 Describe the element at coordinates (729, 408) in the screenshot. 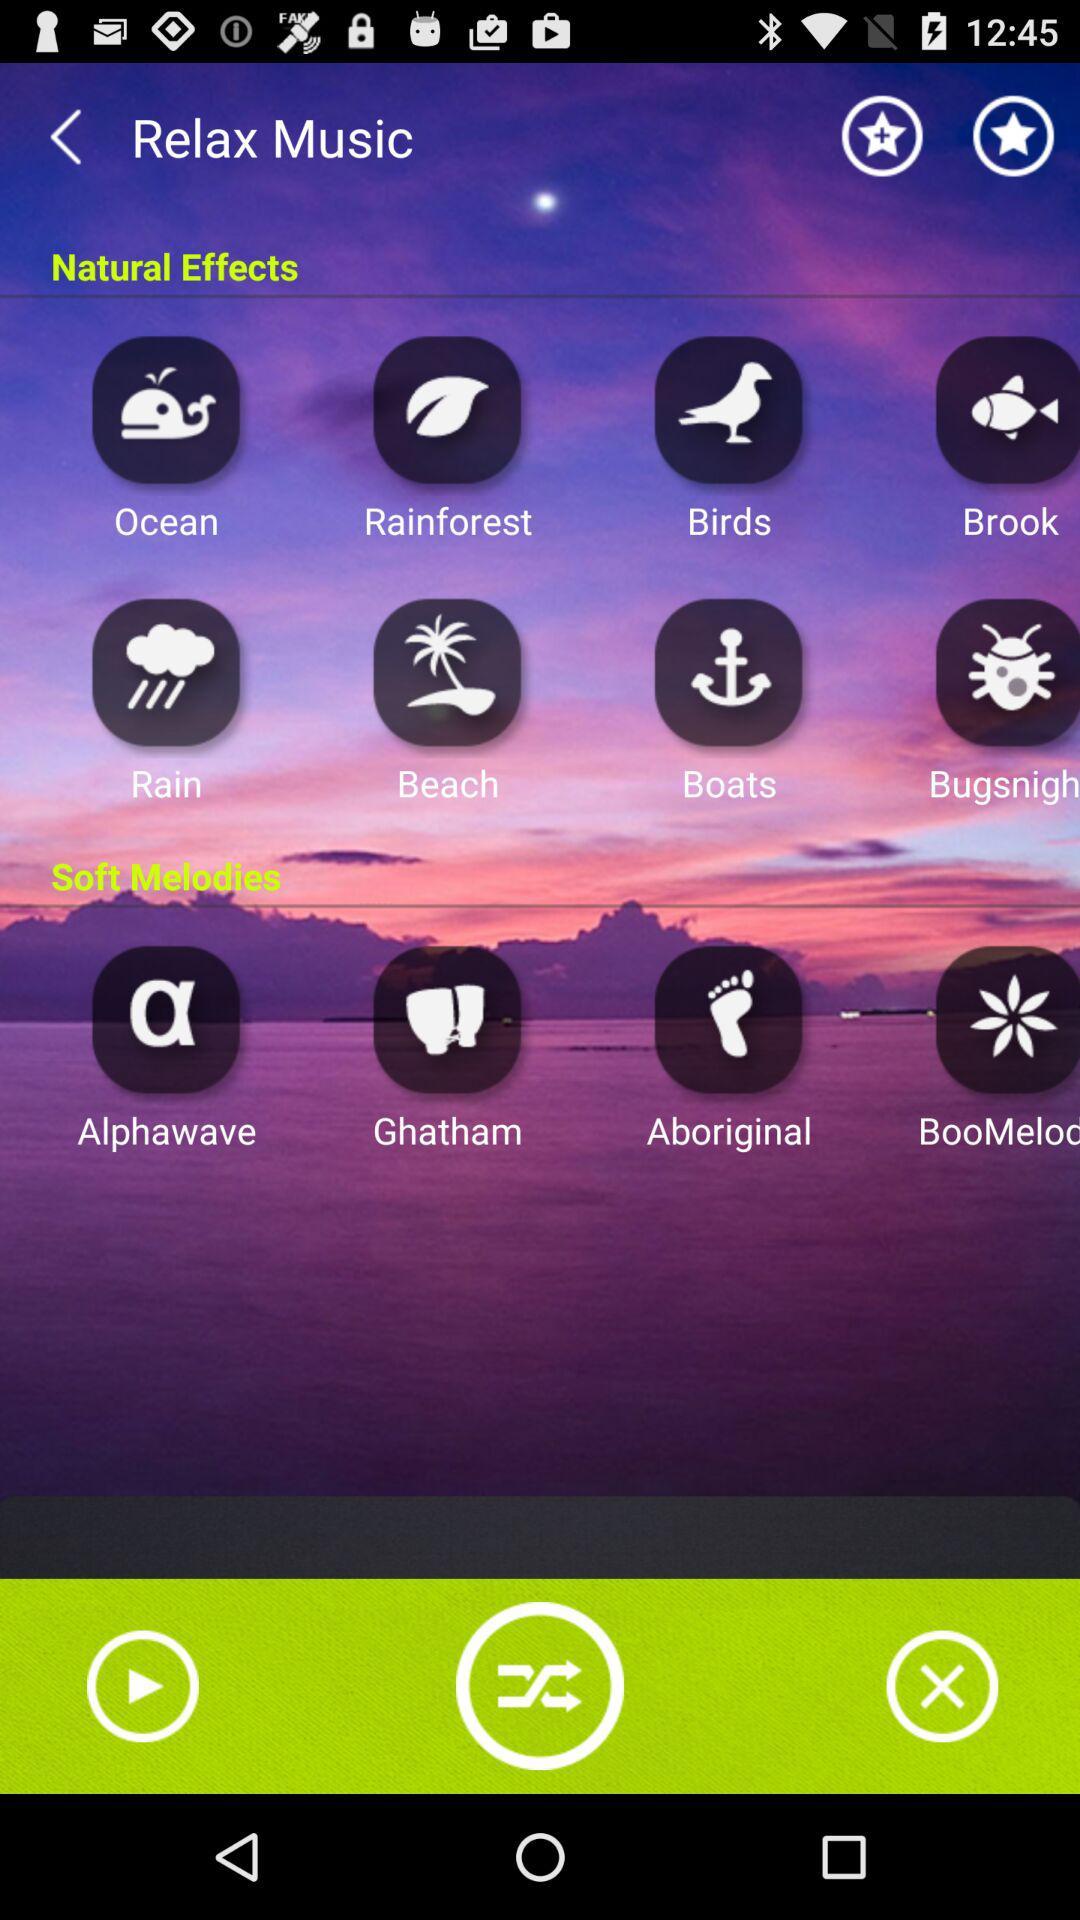

I see `open app` at that location.